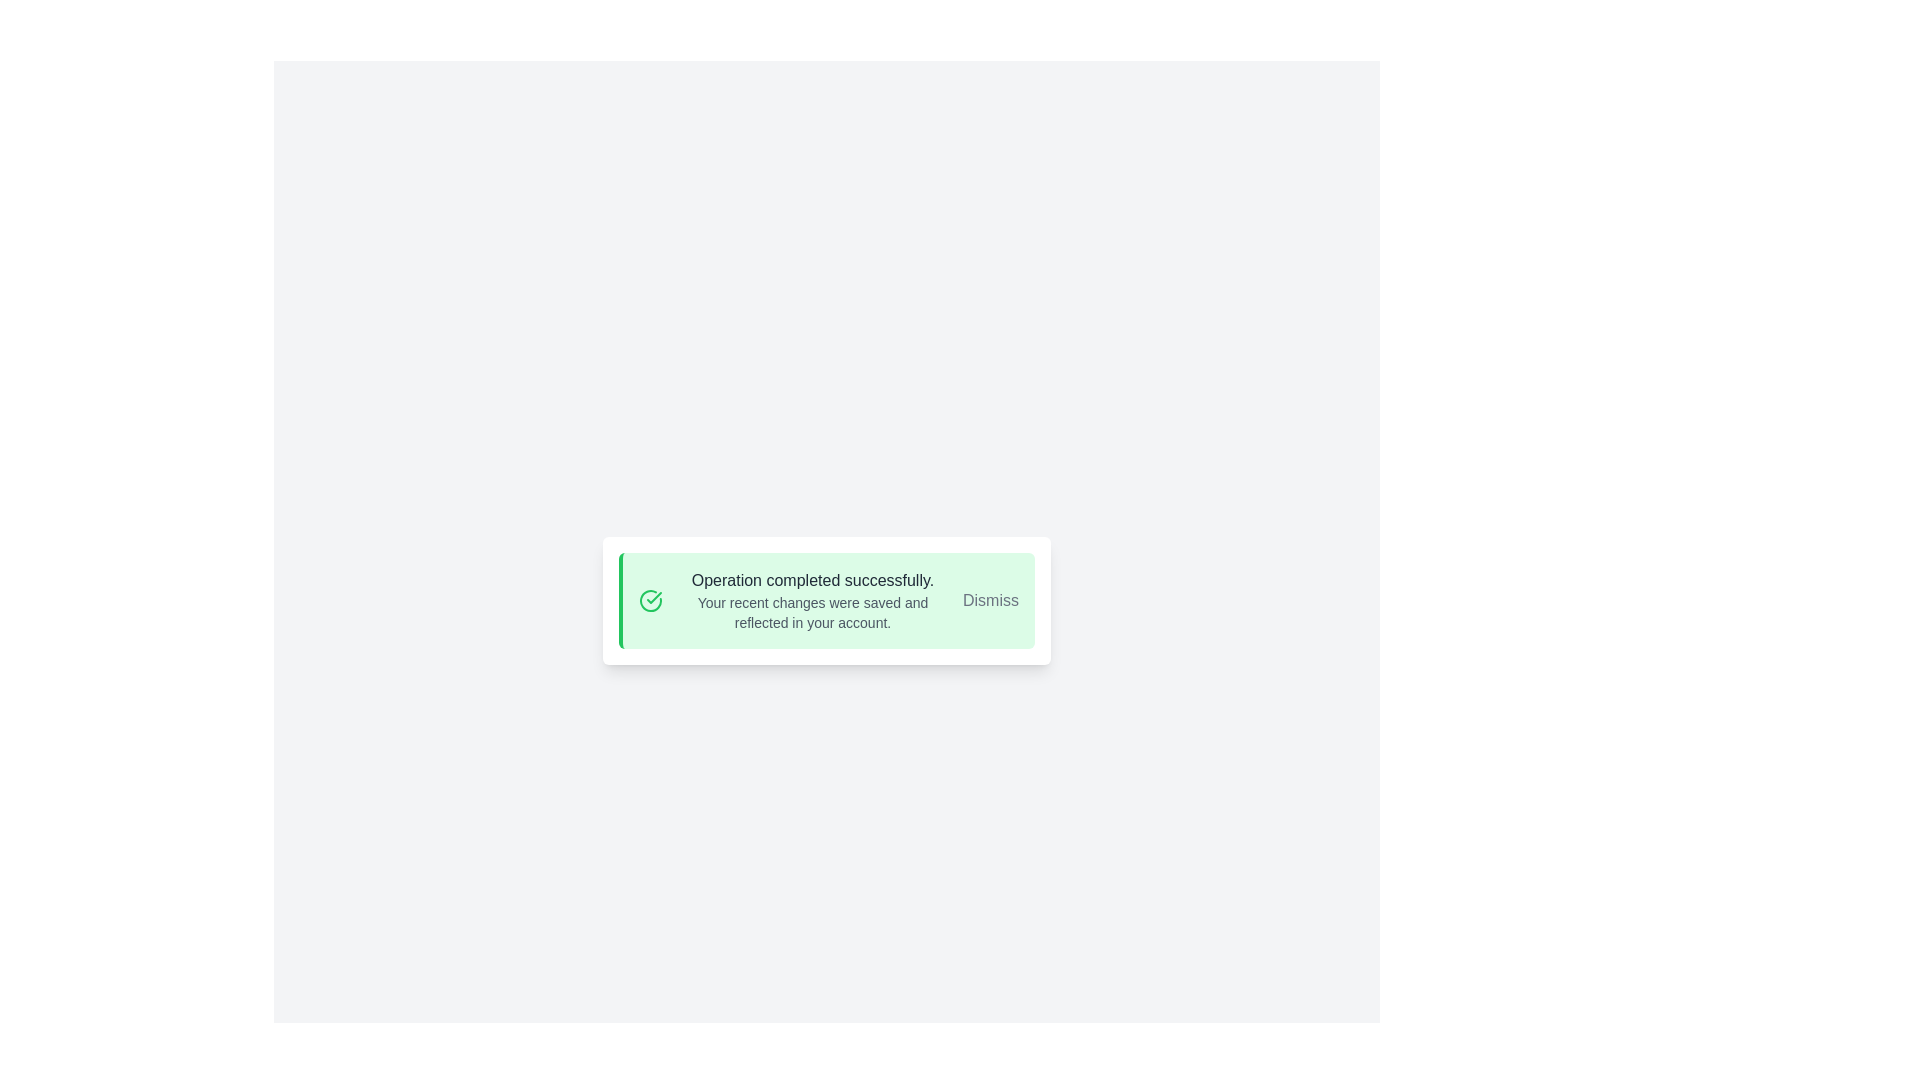 The width and height of the screenshot is (1920, 1080). What do you see at coordinates (812, 600) in the screenshot?
I see `the confirmation message text label located in the center section of the notification card, which has a green background and is positioned between a check mark icon and a 'Dismiss' button` at bounding box center [812, 600].